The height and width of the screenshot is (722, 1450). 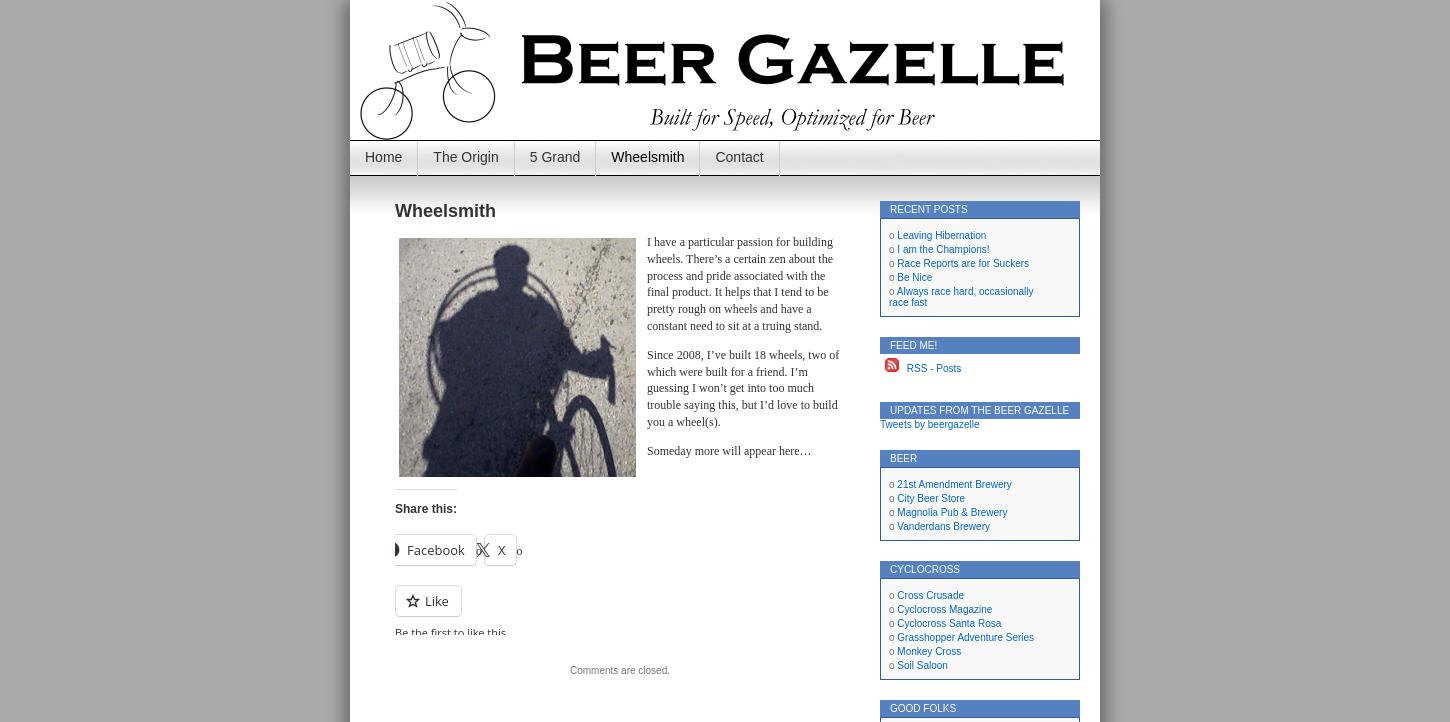 What do you see at coordinates (895, 484) in the screenshot?
I see `'21st Amendment Brewery'` at bounding box center [895, 484].